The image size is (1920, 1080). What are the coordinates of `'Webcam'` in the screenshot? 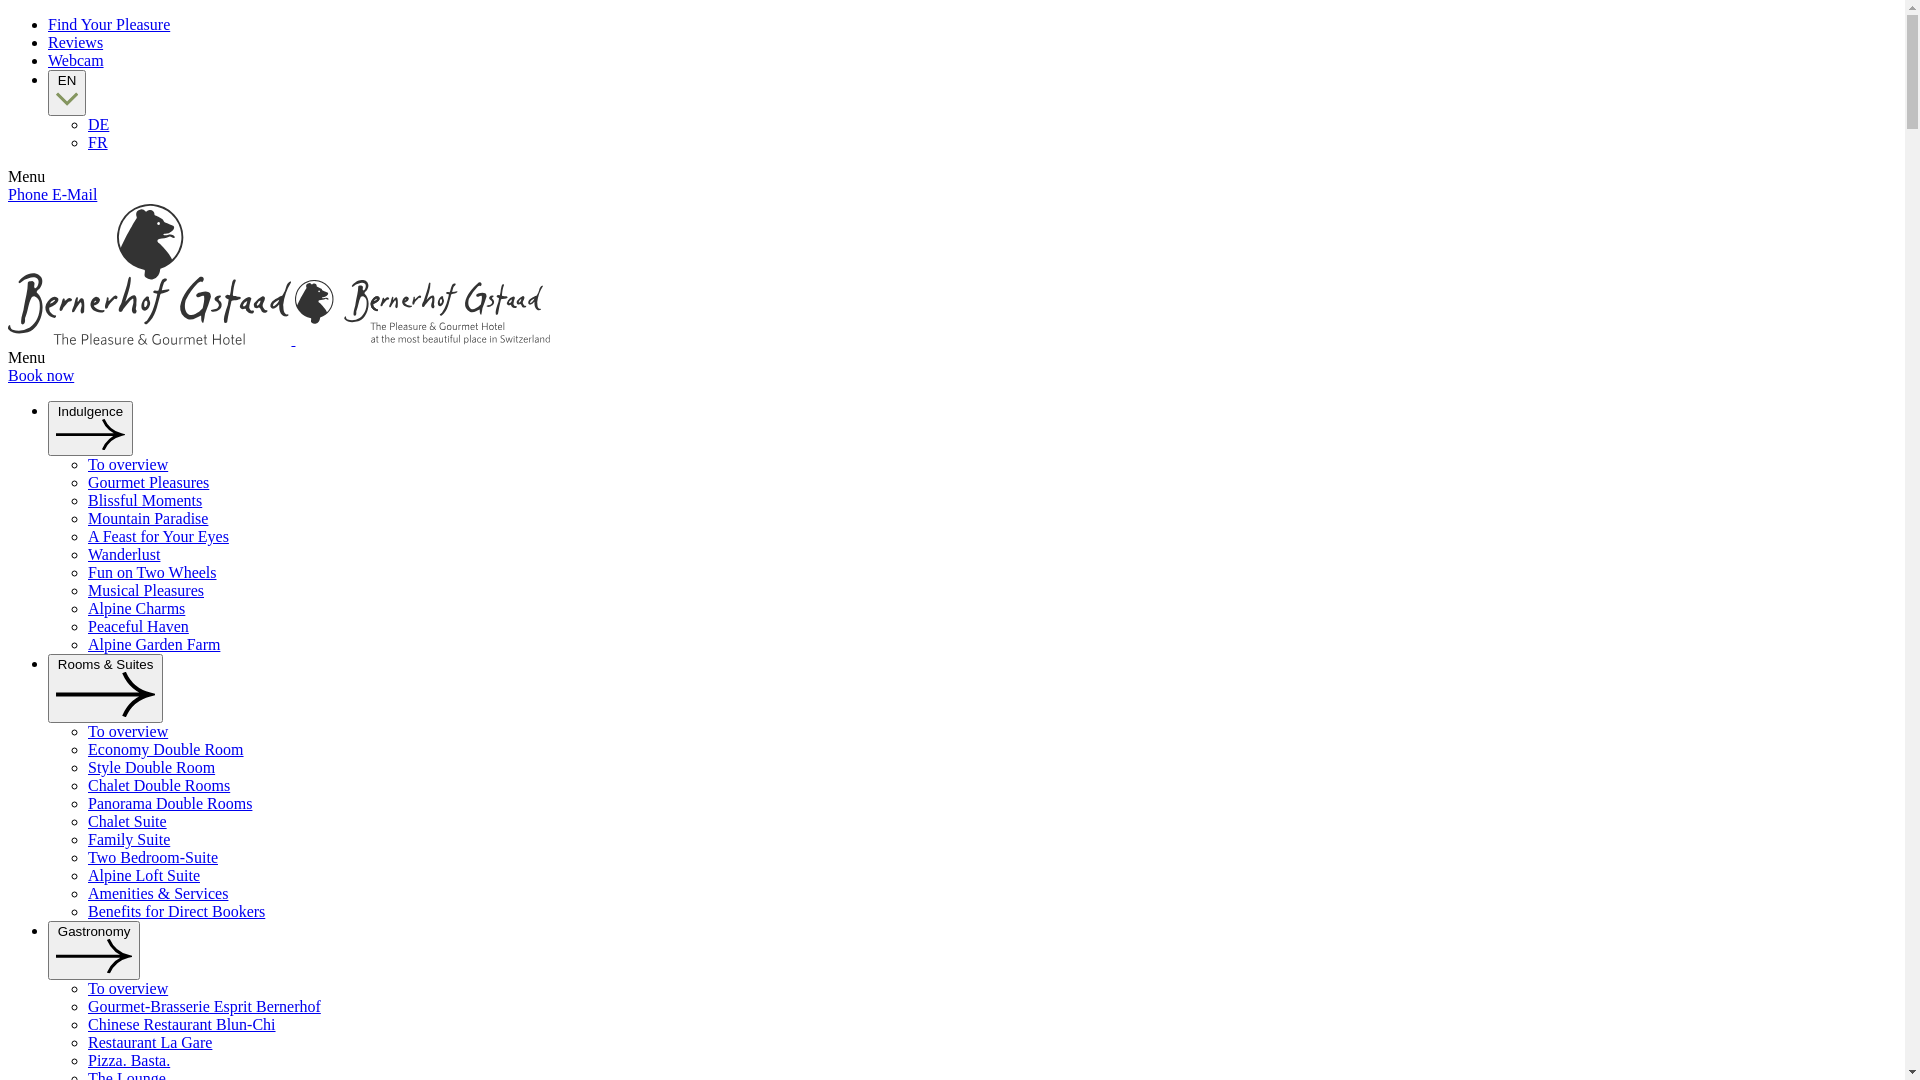 It's located at (76, 59).